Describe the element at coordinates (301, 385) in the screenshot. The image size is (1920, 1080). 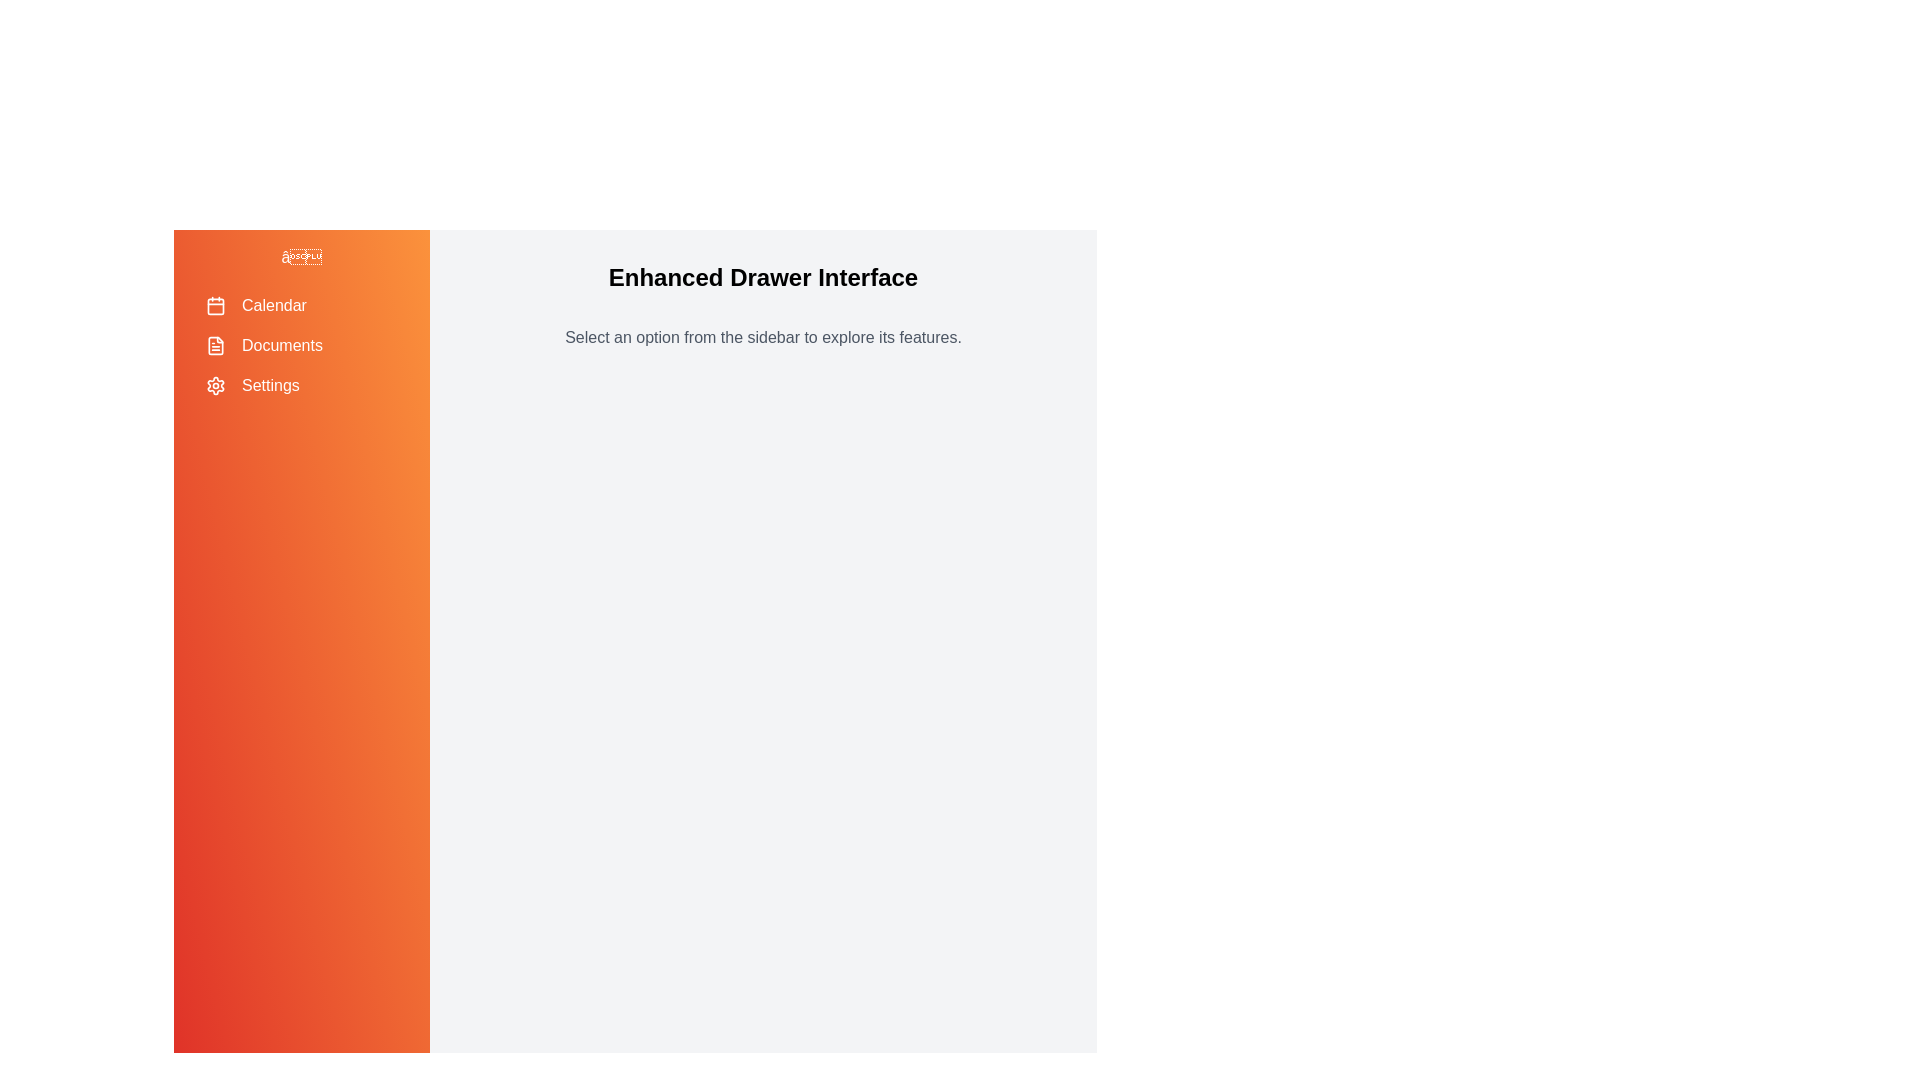
I see `the menu item labeled 'Settings' to highlight it` at that location.